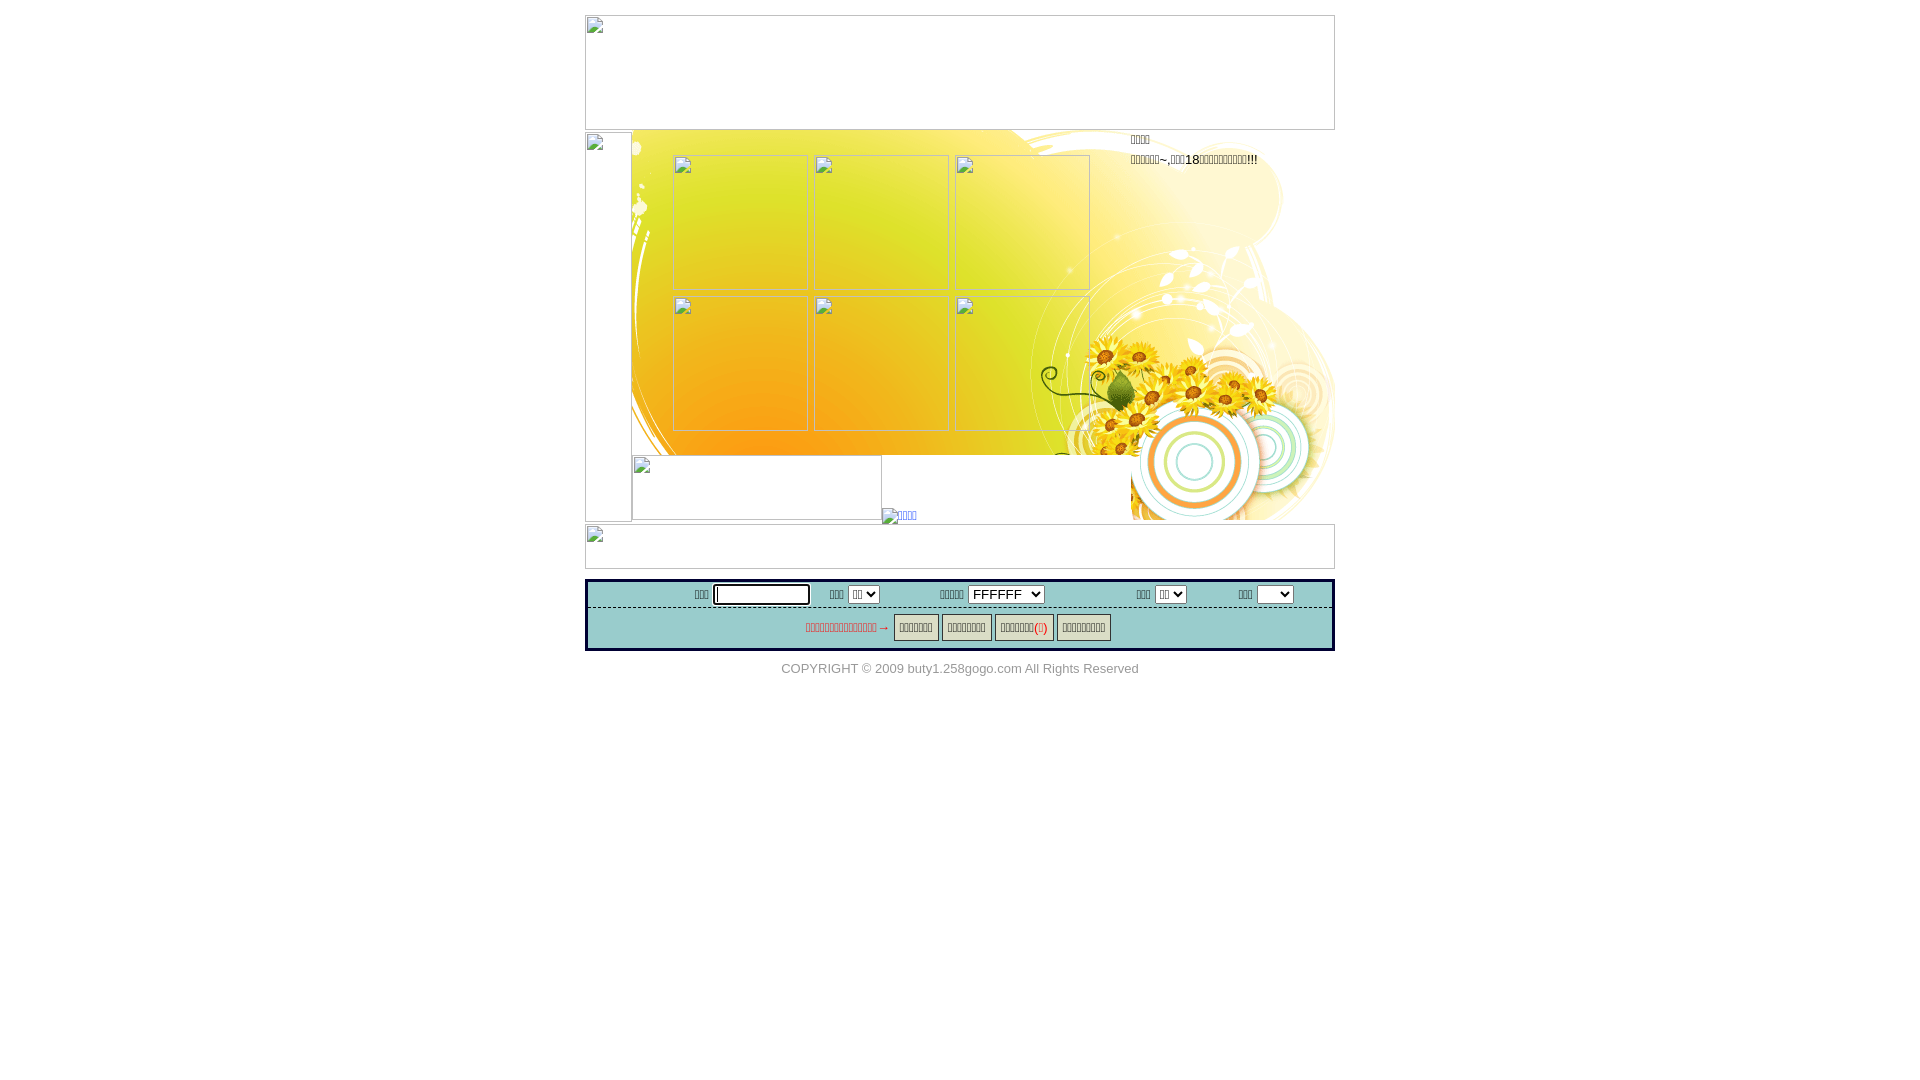  What do you see at coordinates (964, 667) in the screenshot?
I see `'buty1.258gogo.com'` at bounding box center [964, 667].